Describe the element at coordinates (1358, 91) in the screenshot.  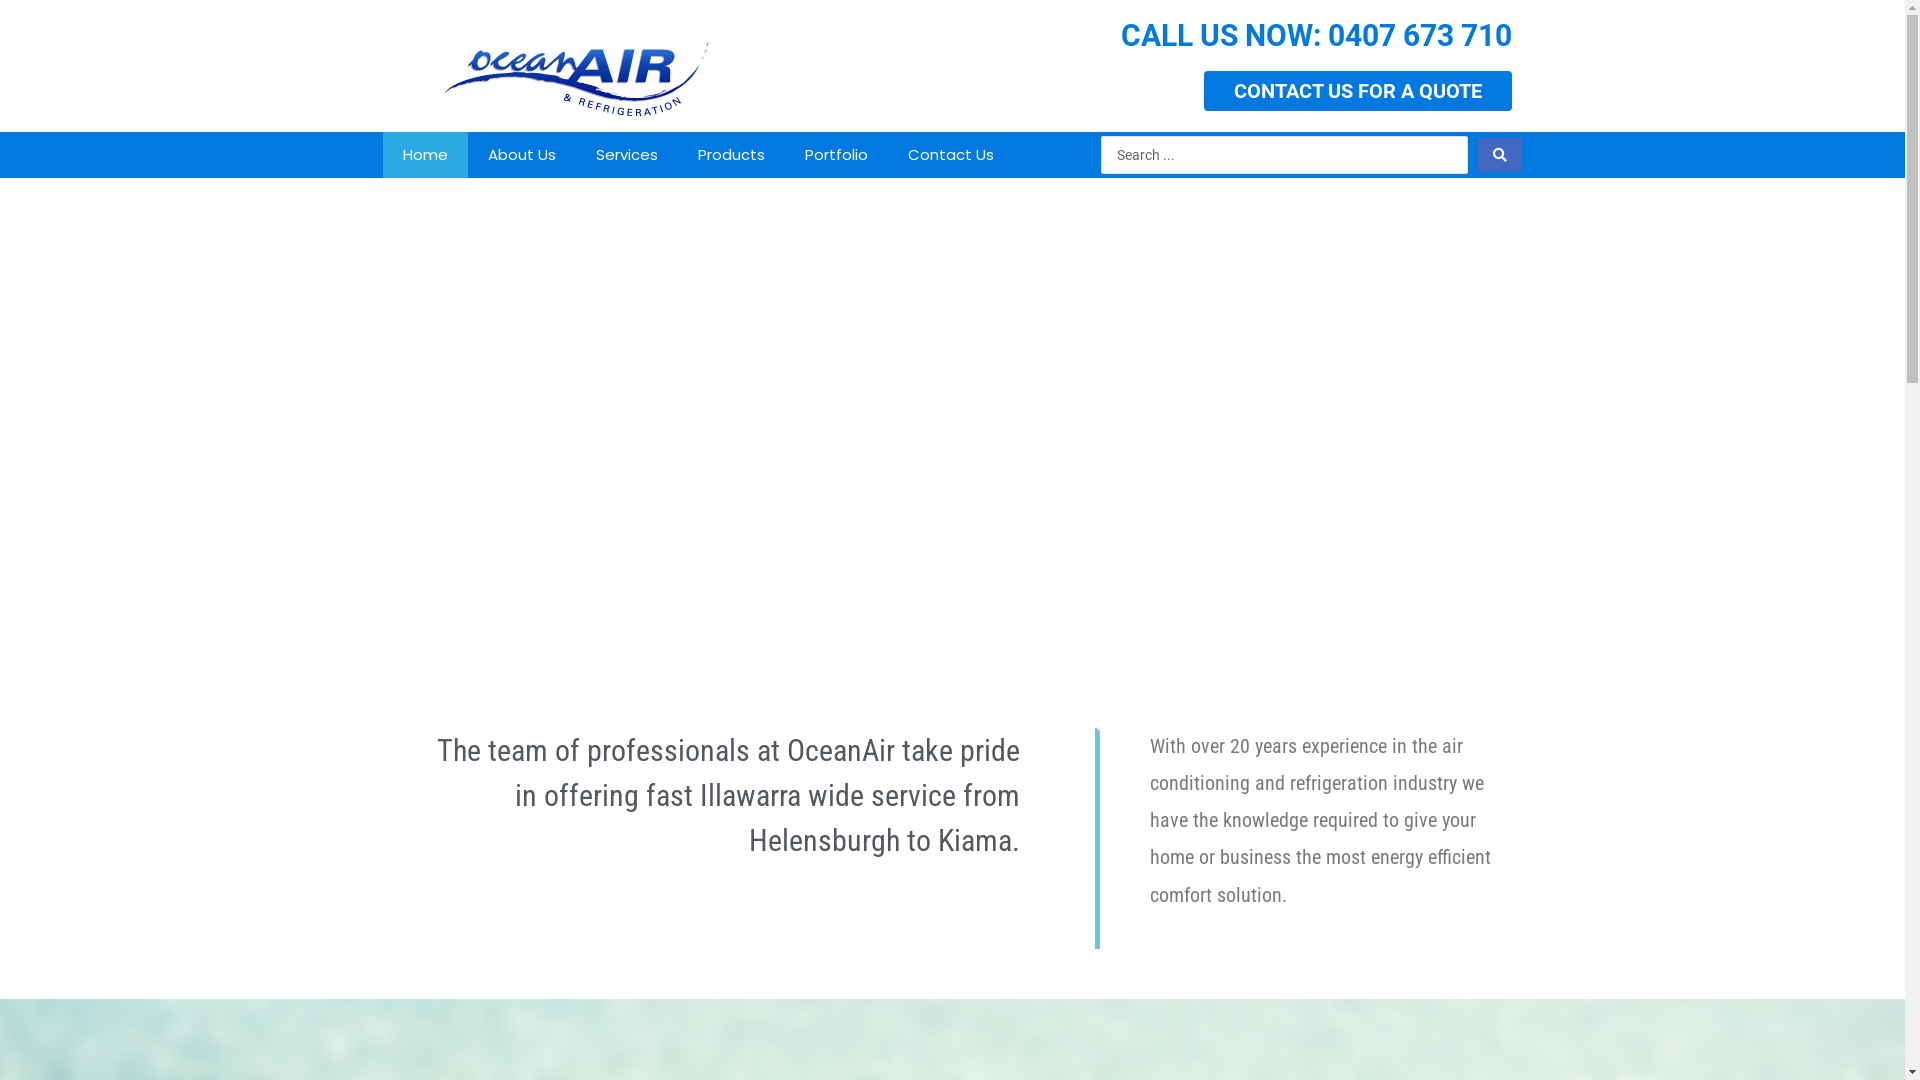
I see `'CONTACT US FOR A QUOTE'` at that location.